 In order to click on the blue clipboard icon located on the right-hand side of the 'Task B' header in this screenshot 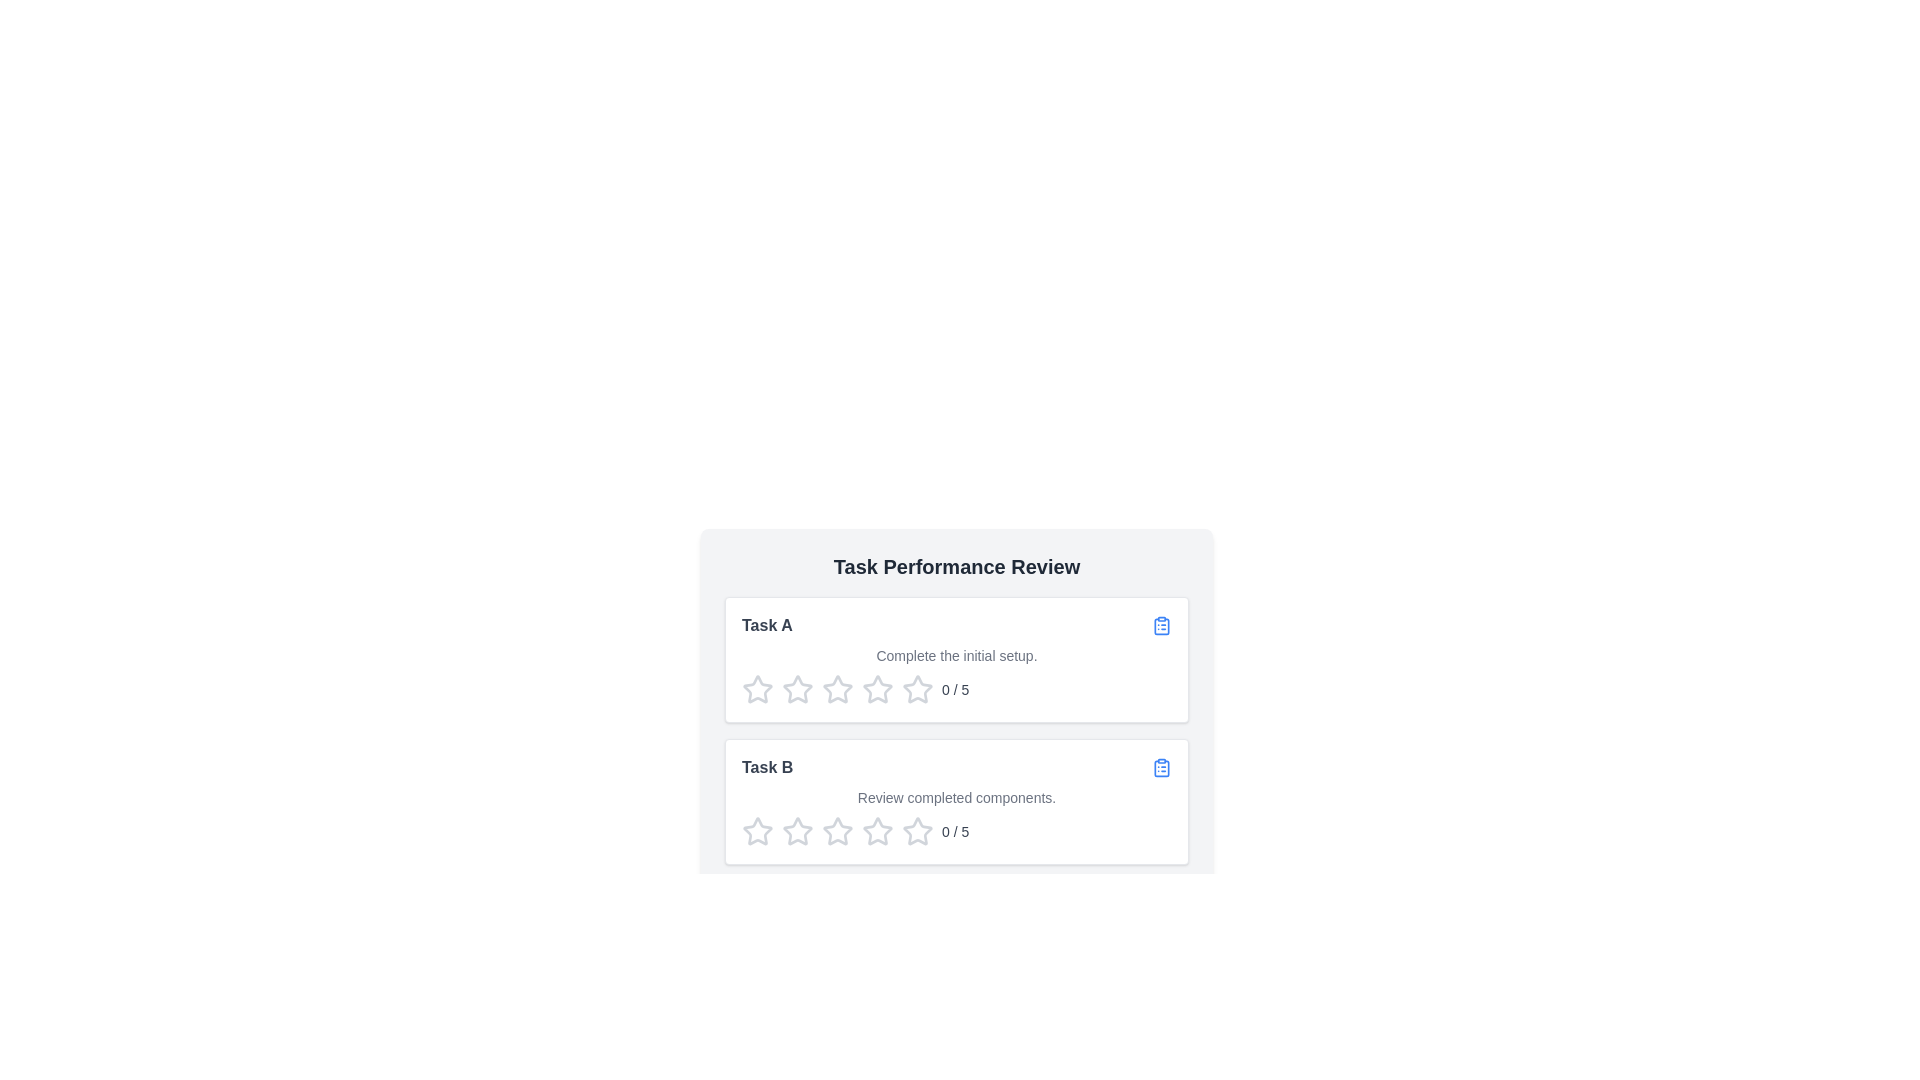, I will do `click(1161, 766)`.